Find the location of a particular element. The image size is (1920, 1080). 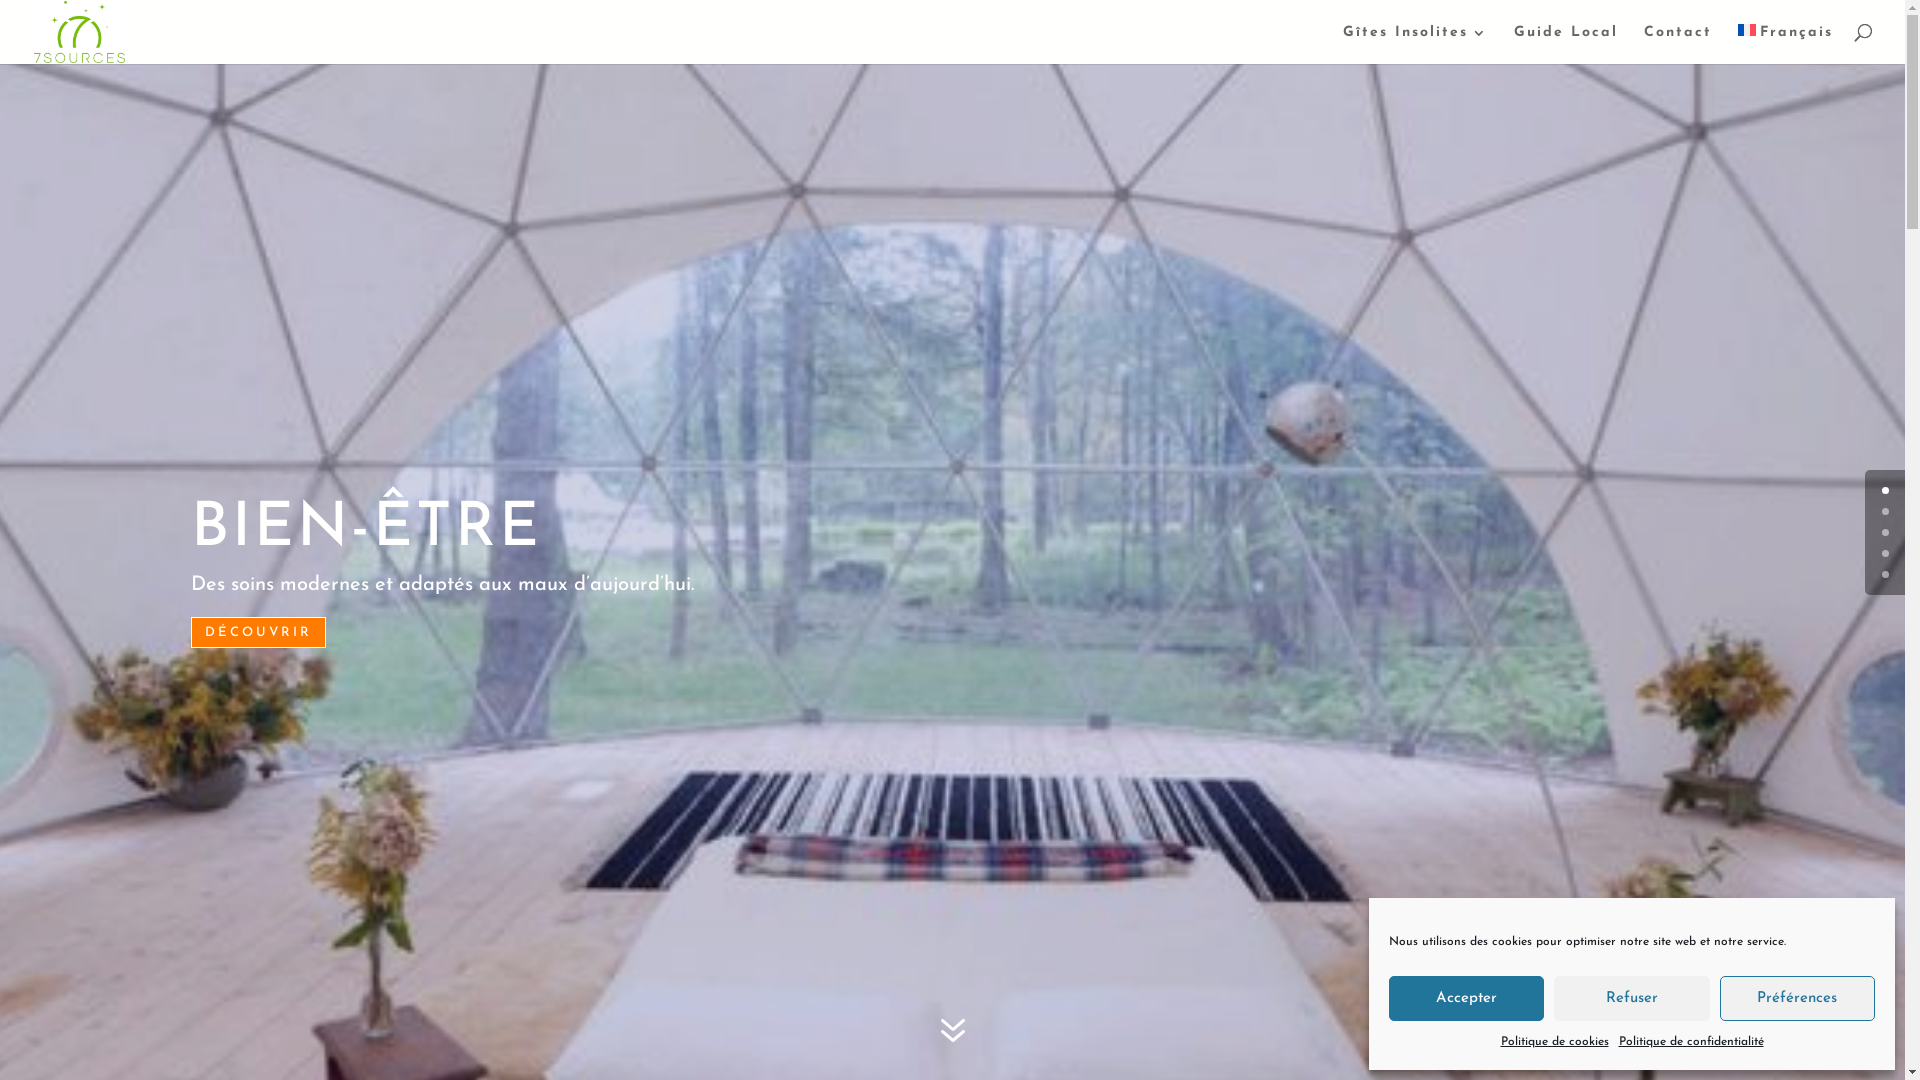

'7' is located at coordinates (951, 1032).